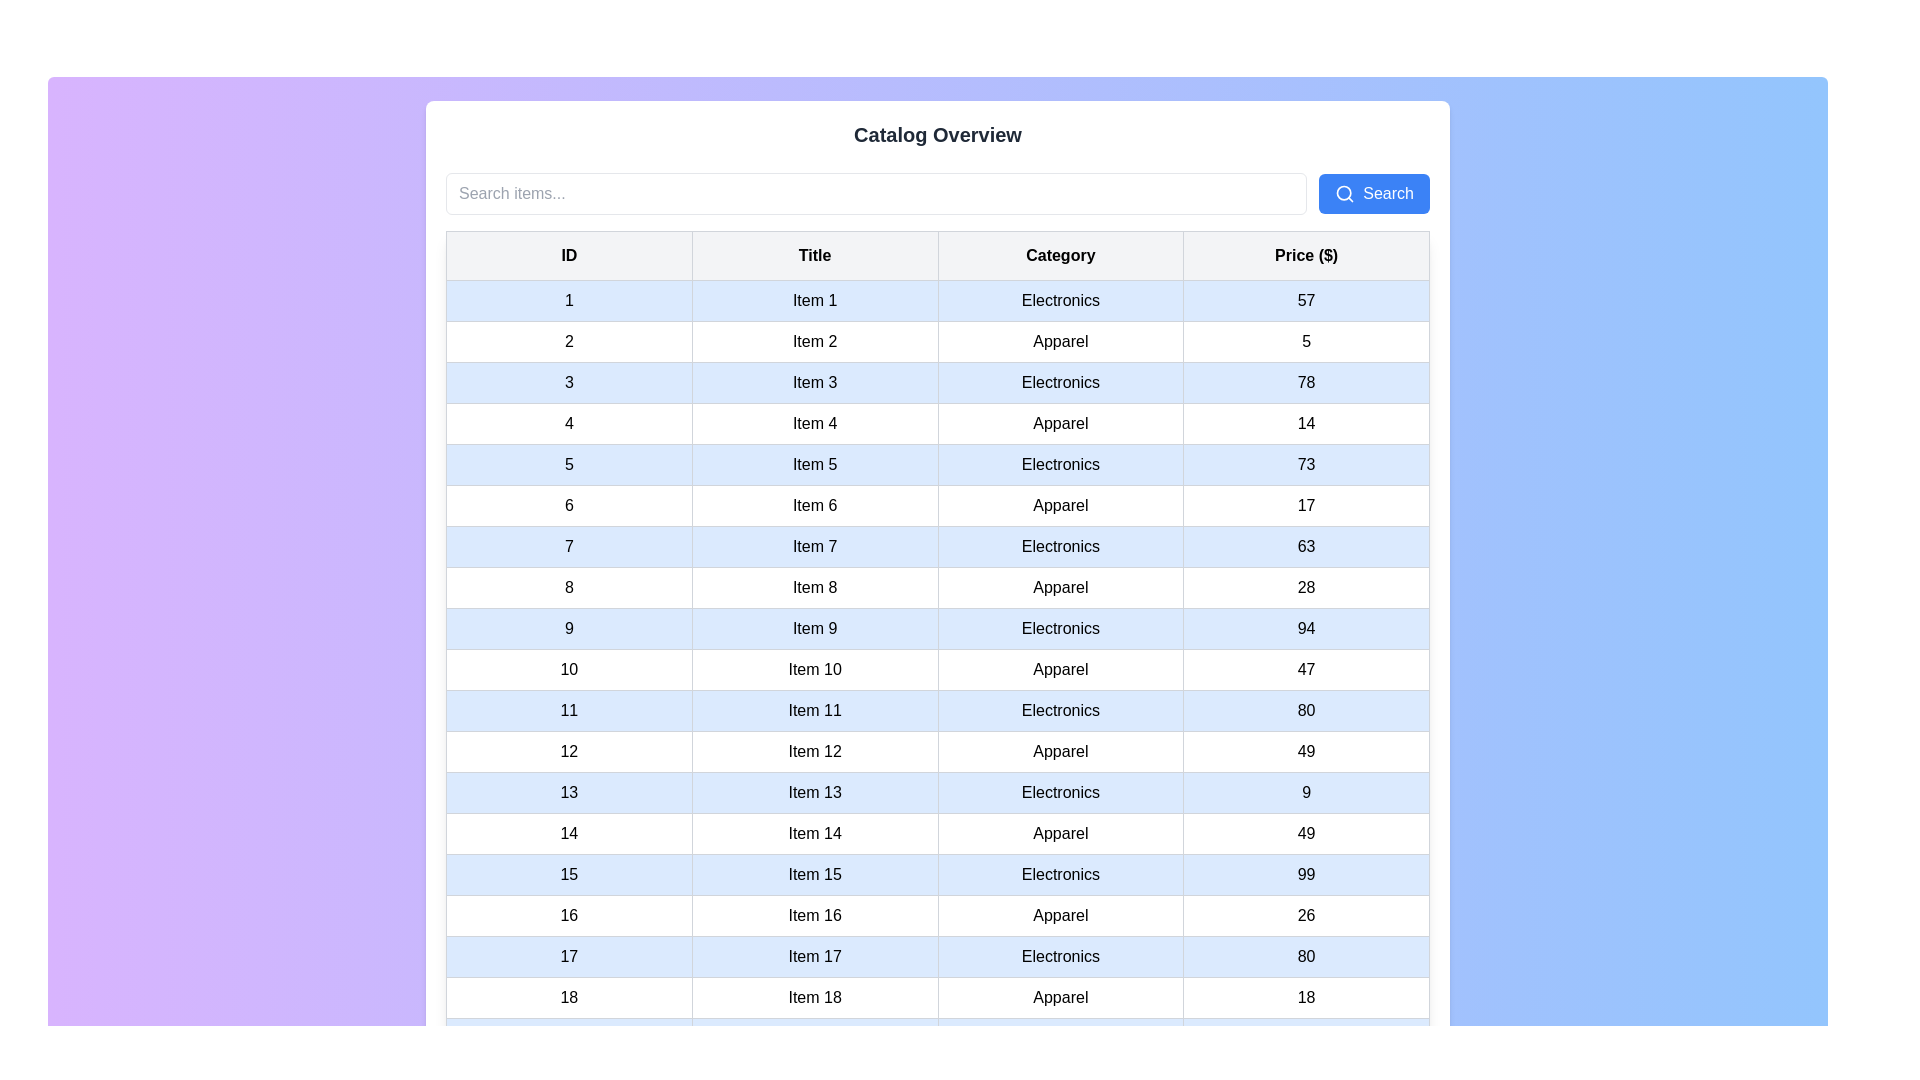 This screenshot has height=1080, width=1920. Describe the element at coordinates (1059, 833) in the screenshot. I see `the table cell in the third column labeled 'Category' that contains the text 'Apparel' for 'Item 14'` at that location.